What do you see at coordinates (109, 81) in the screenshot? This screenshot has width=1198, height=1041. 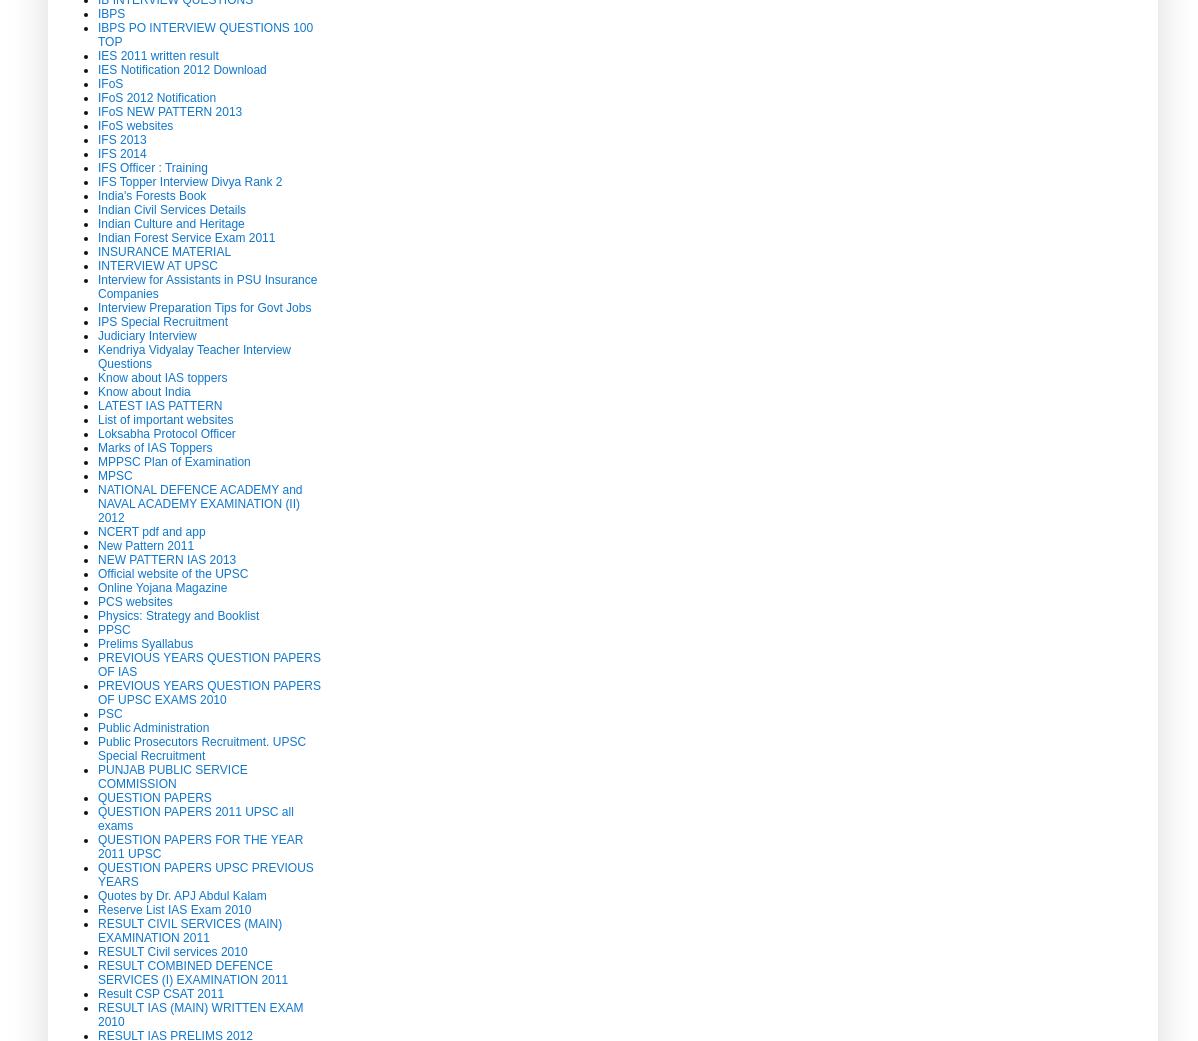 I see `'IFoS'` at bounding box center [109, 81].